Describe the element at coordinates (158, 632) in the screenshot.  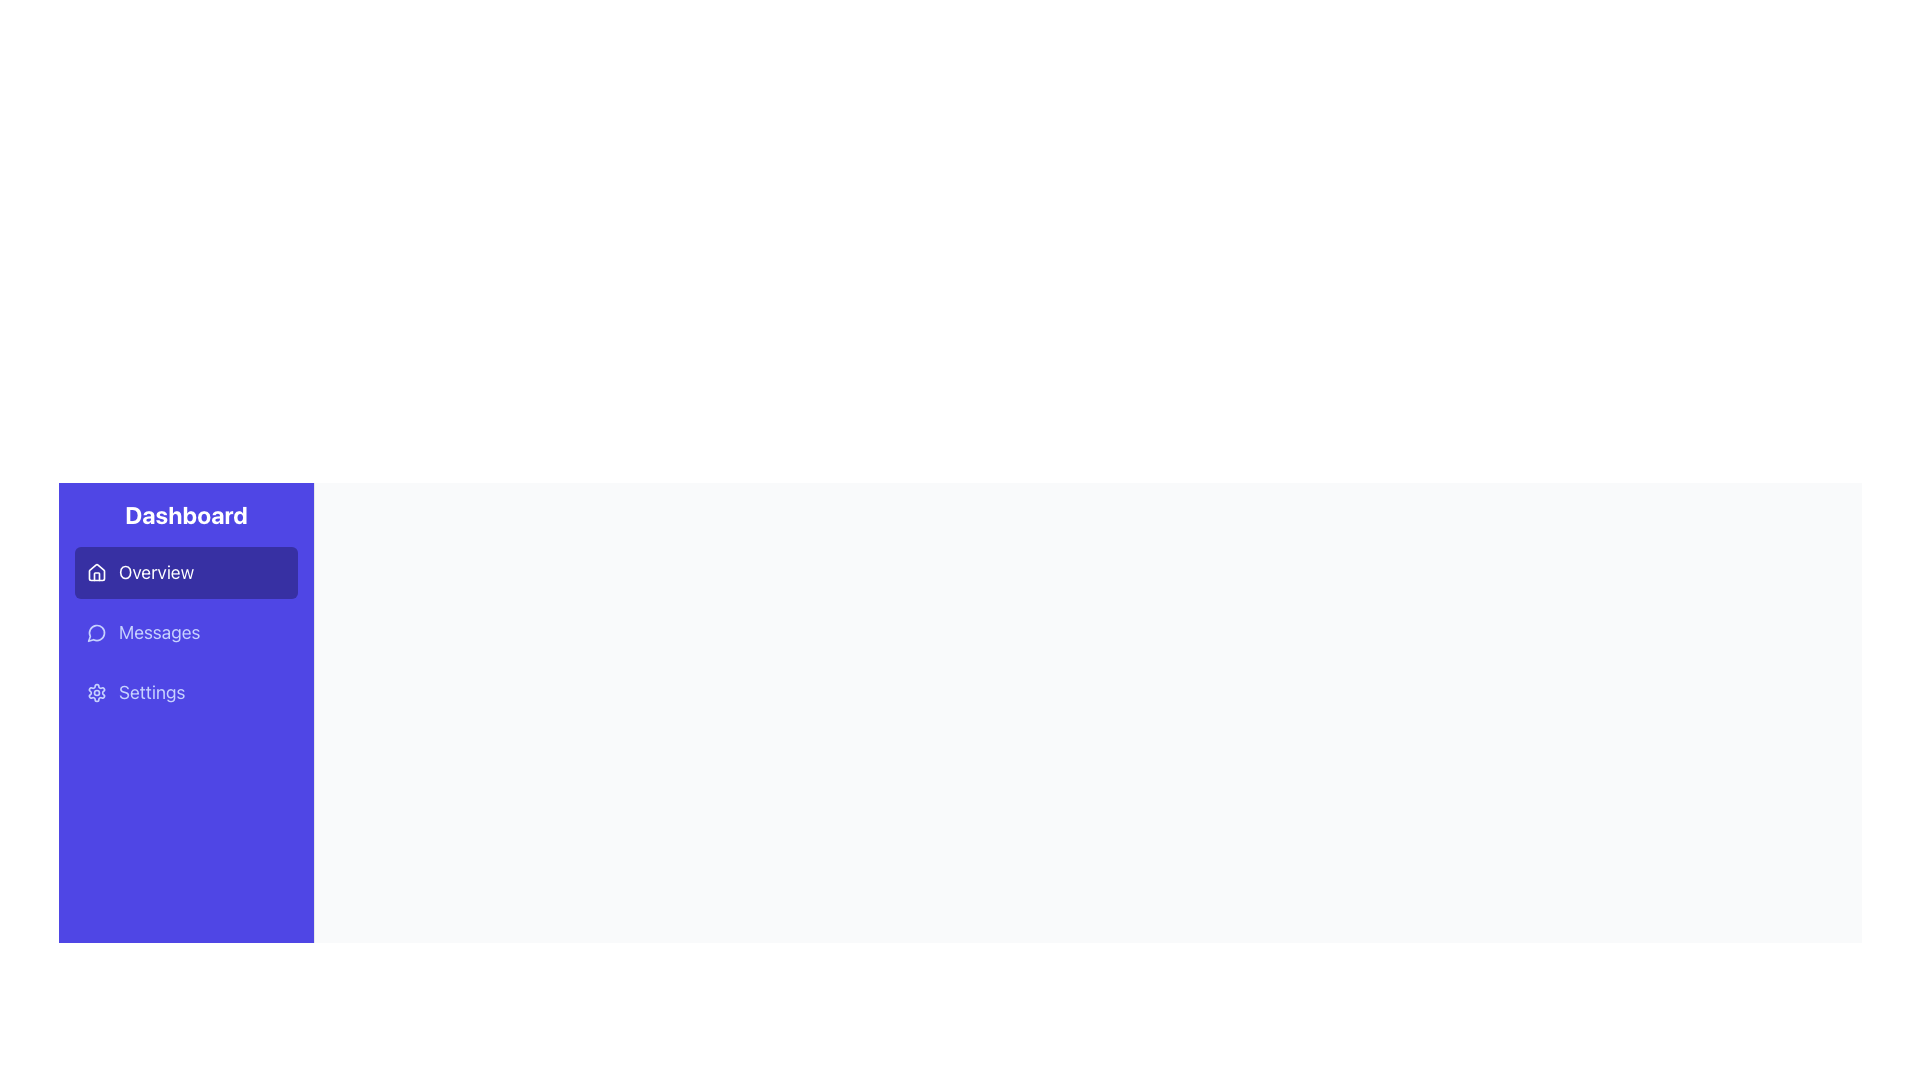
I see `the 'Messages' text label in the navigation menu` at that location.